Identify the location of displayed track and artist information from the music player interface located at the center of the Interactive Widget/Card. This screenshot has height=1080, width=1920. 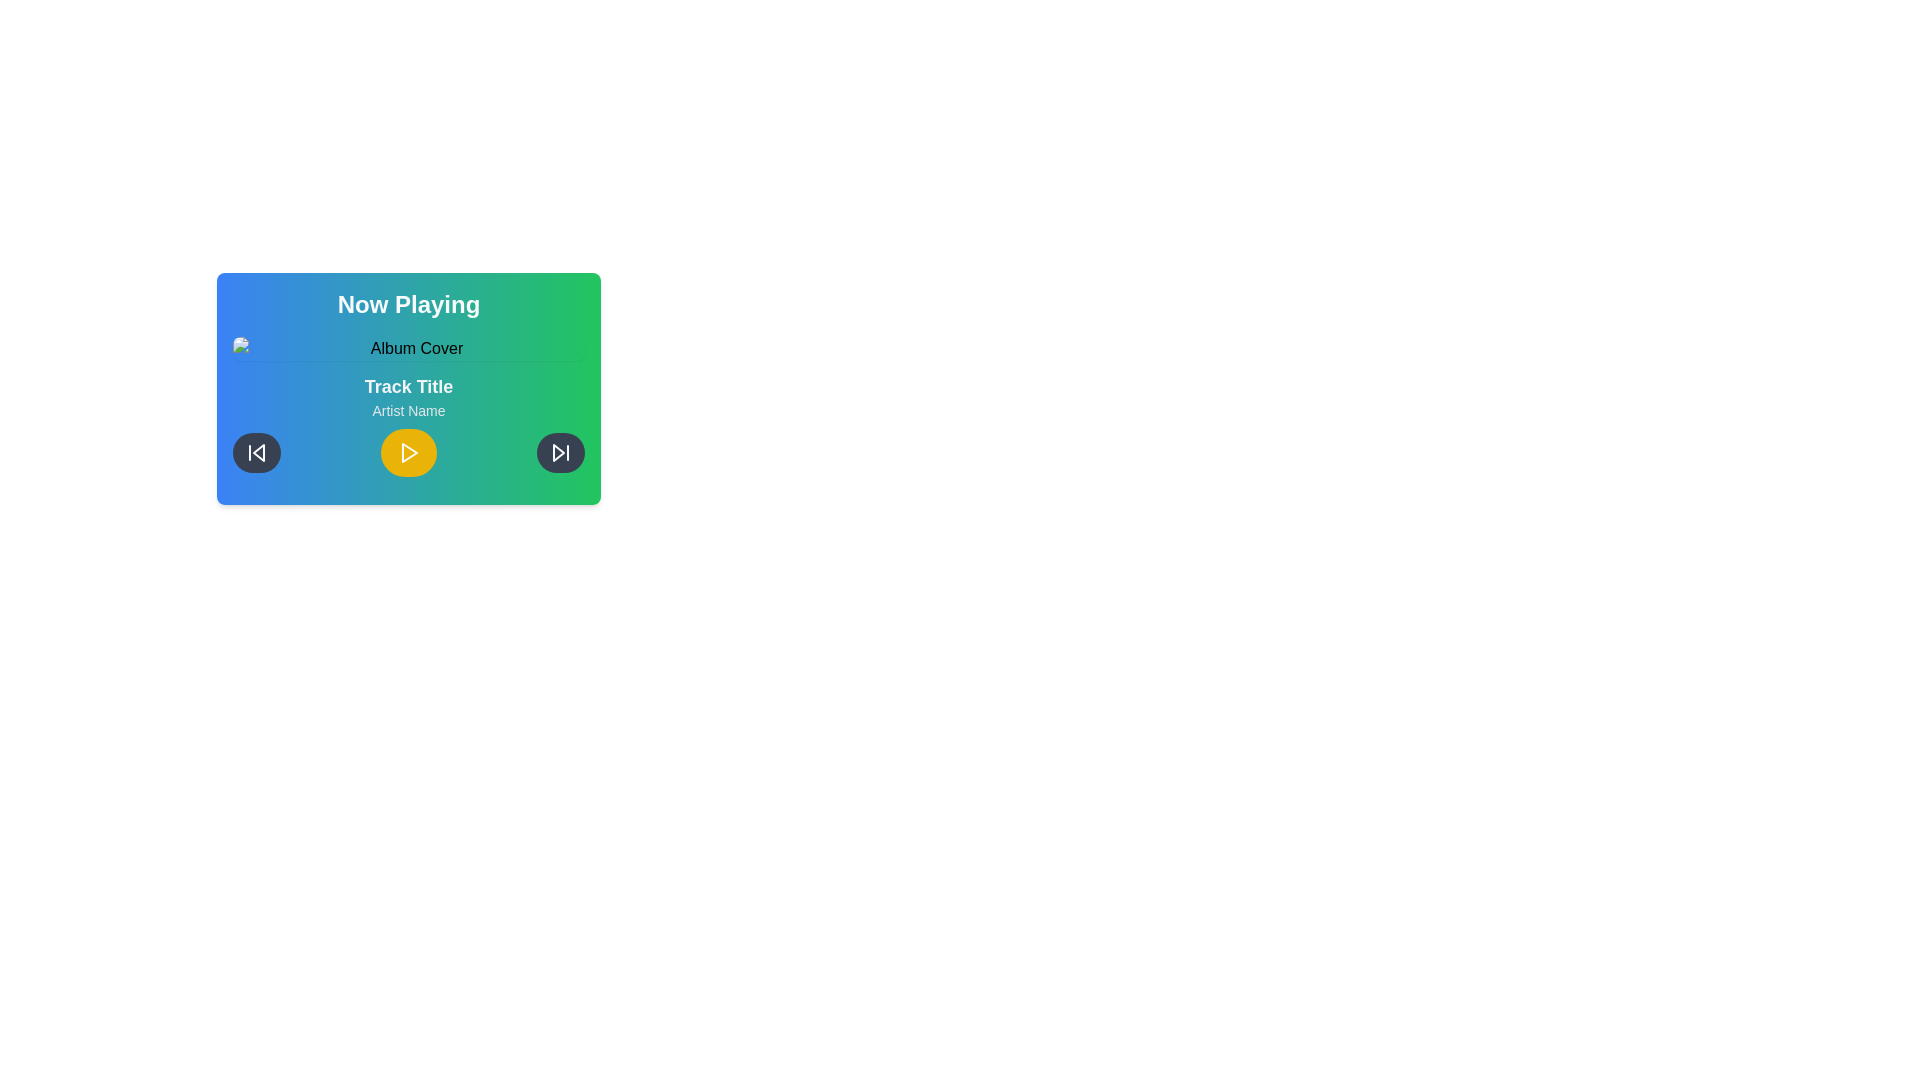
(407, 389).